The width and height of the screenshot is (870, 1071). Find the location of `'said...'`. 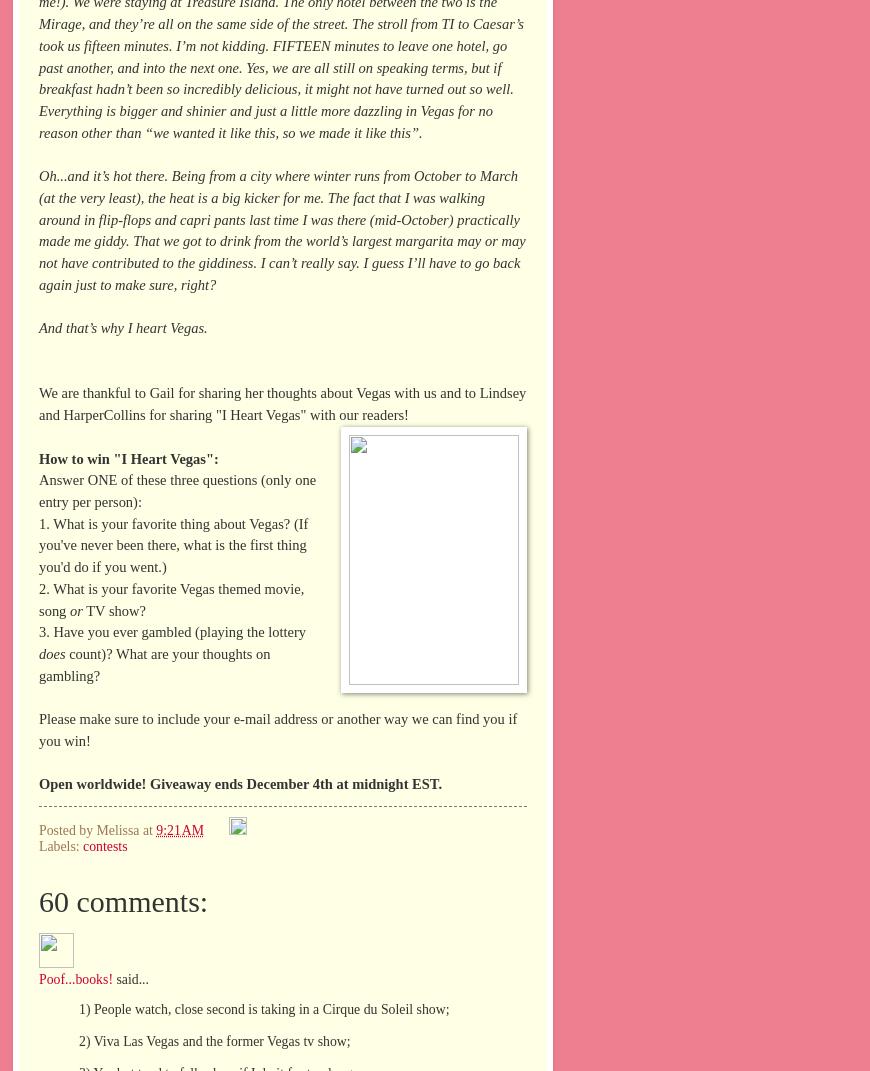

'said...' is located at coordinates (129, 977).